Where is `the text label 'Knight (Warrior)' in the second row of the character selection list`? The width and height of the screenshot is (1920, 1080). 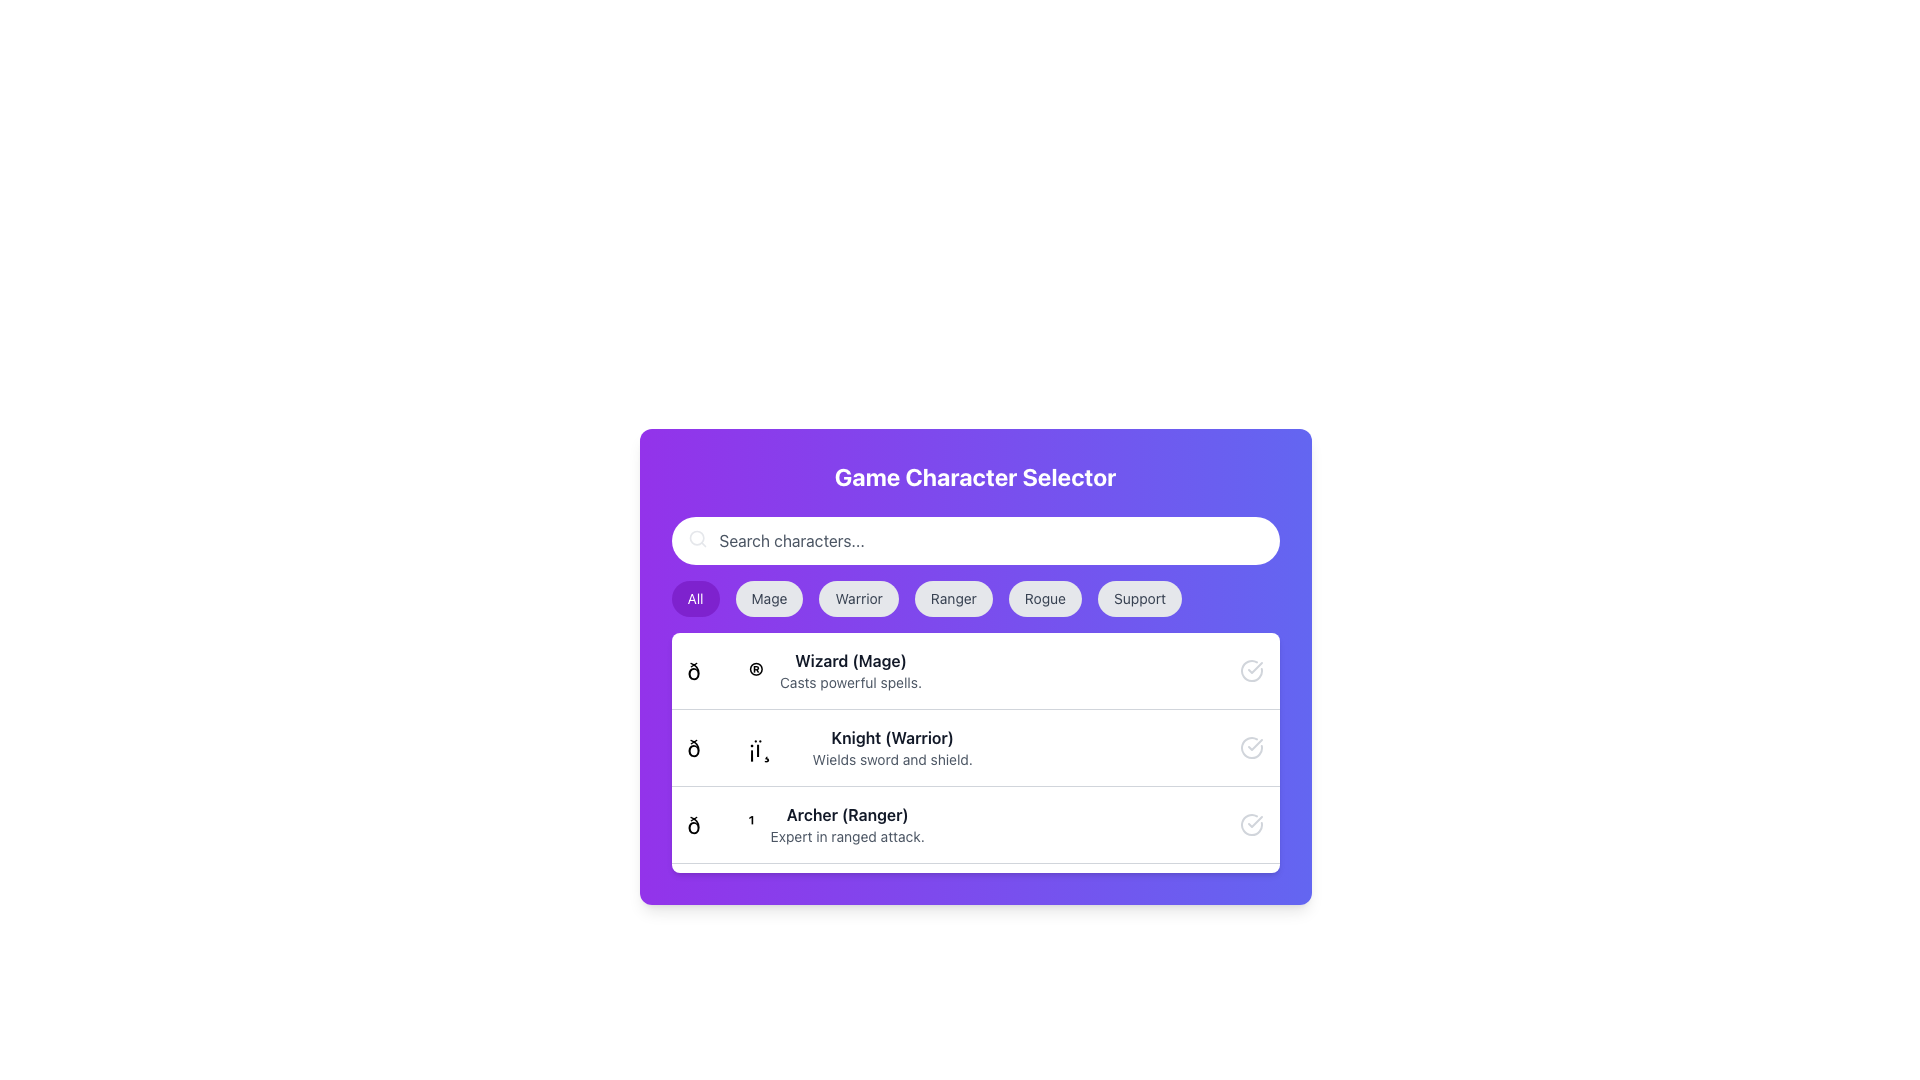
the text label 'Knight (Warrior)' in the second row of the character selection list is located at coordinates (891, 737).